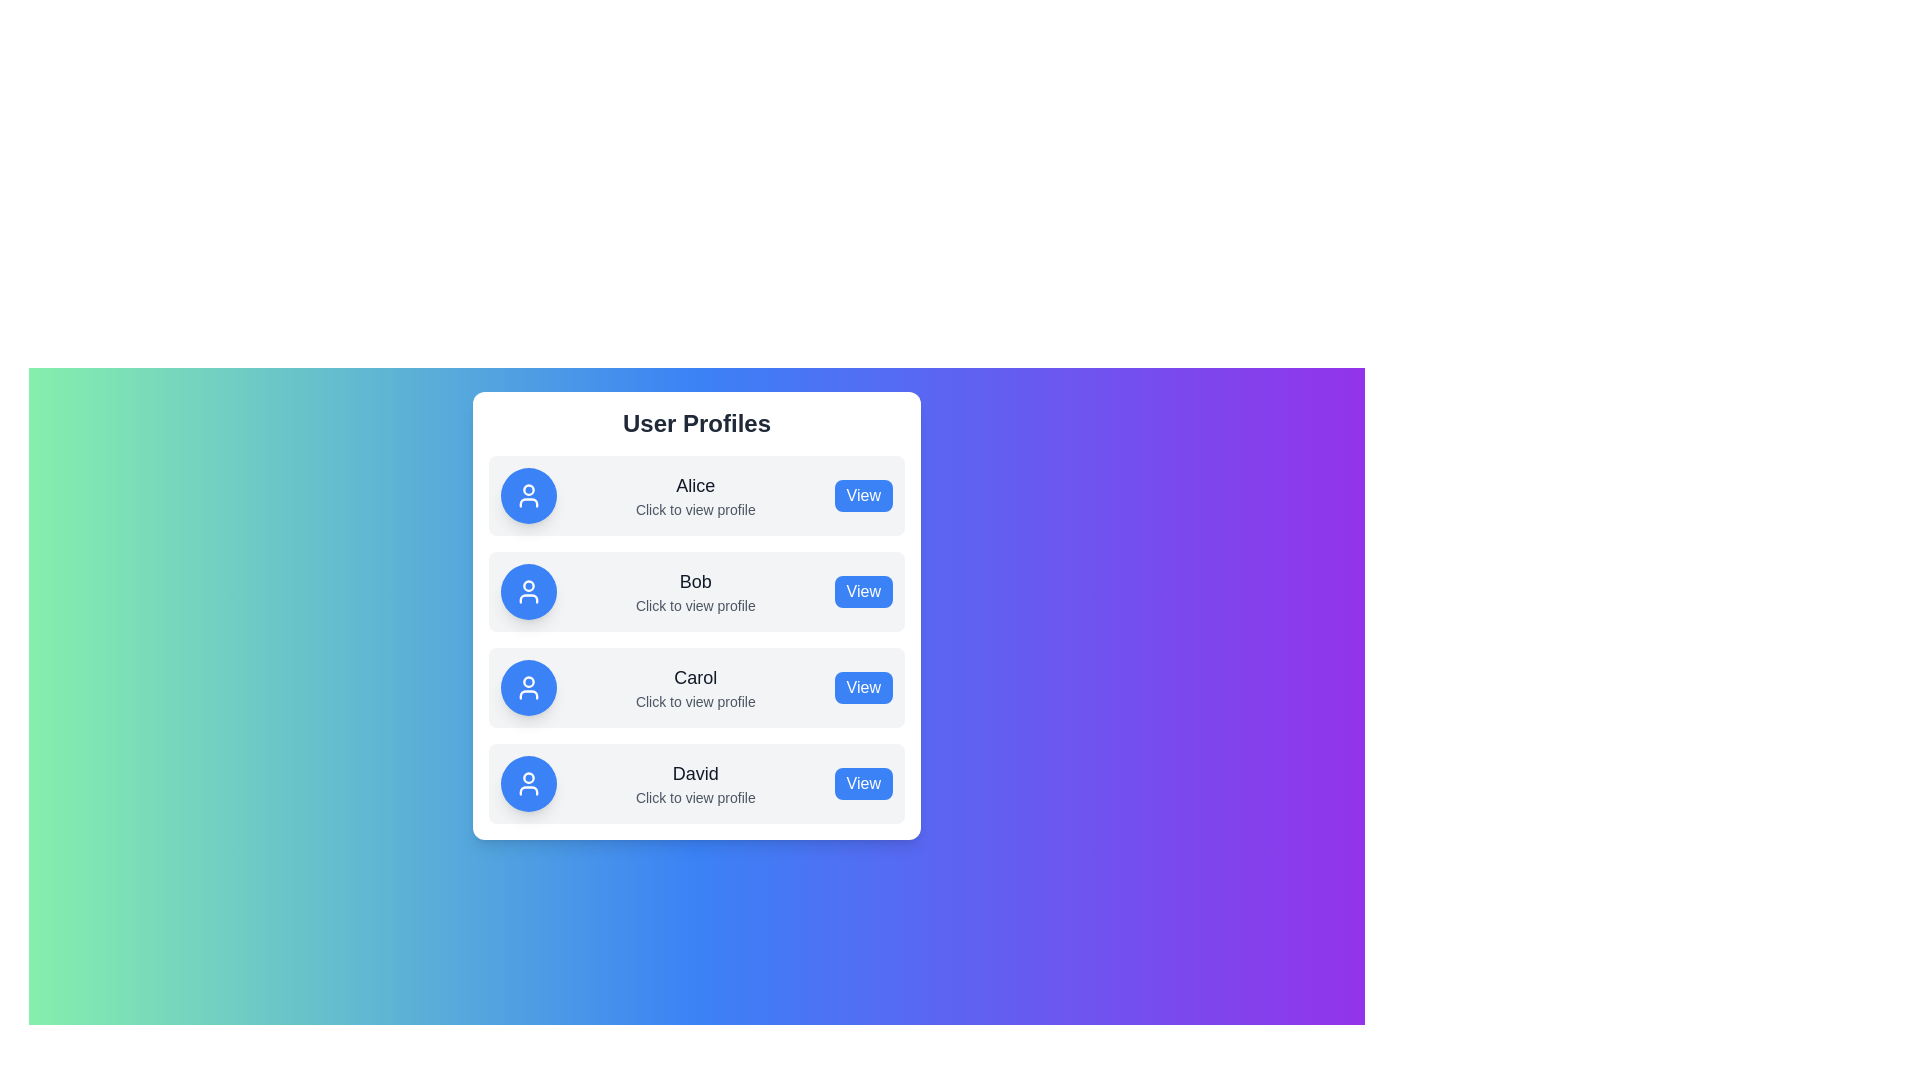  I want to click on the user profile icon representing 'Alice', which is the first icon in the profile list located to the left of the text 'Alice', so click(528, 495).